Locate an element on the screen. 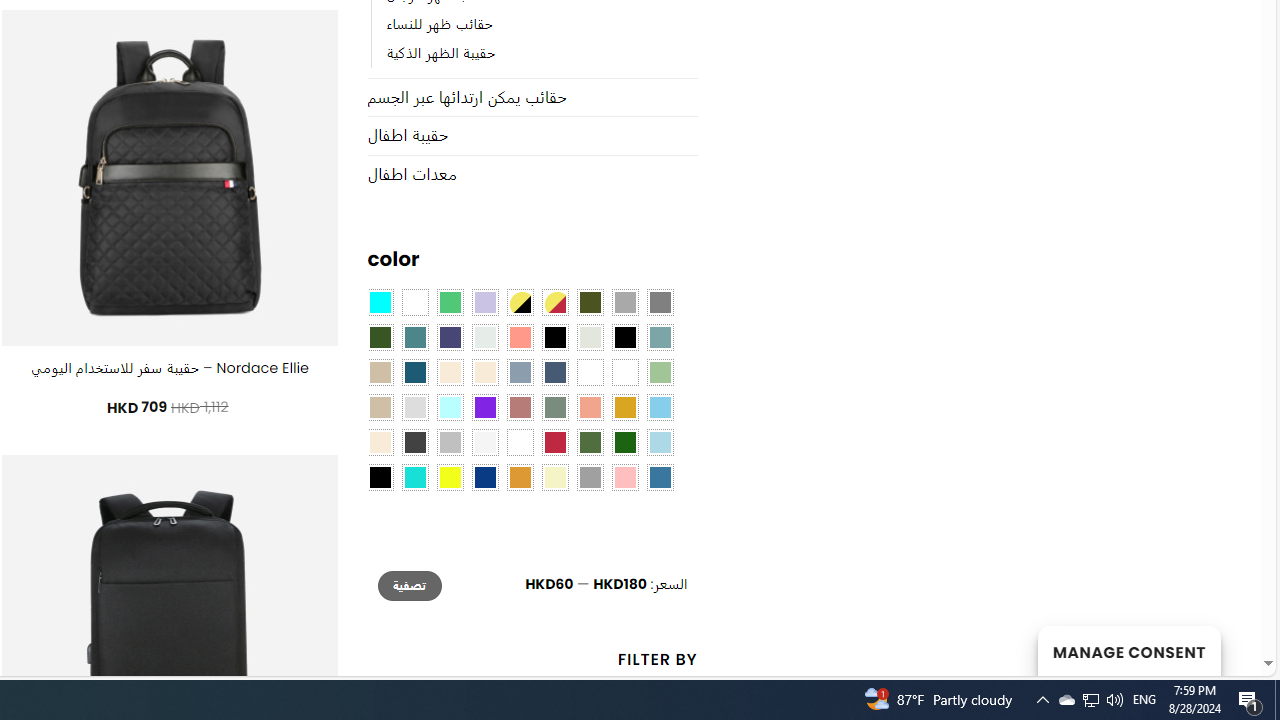 This screenshot has height=720, width=1280. 'Mint' is located at coordinates (448, 407).